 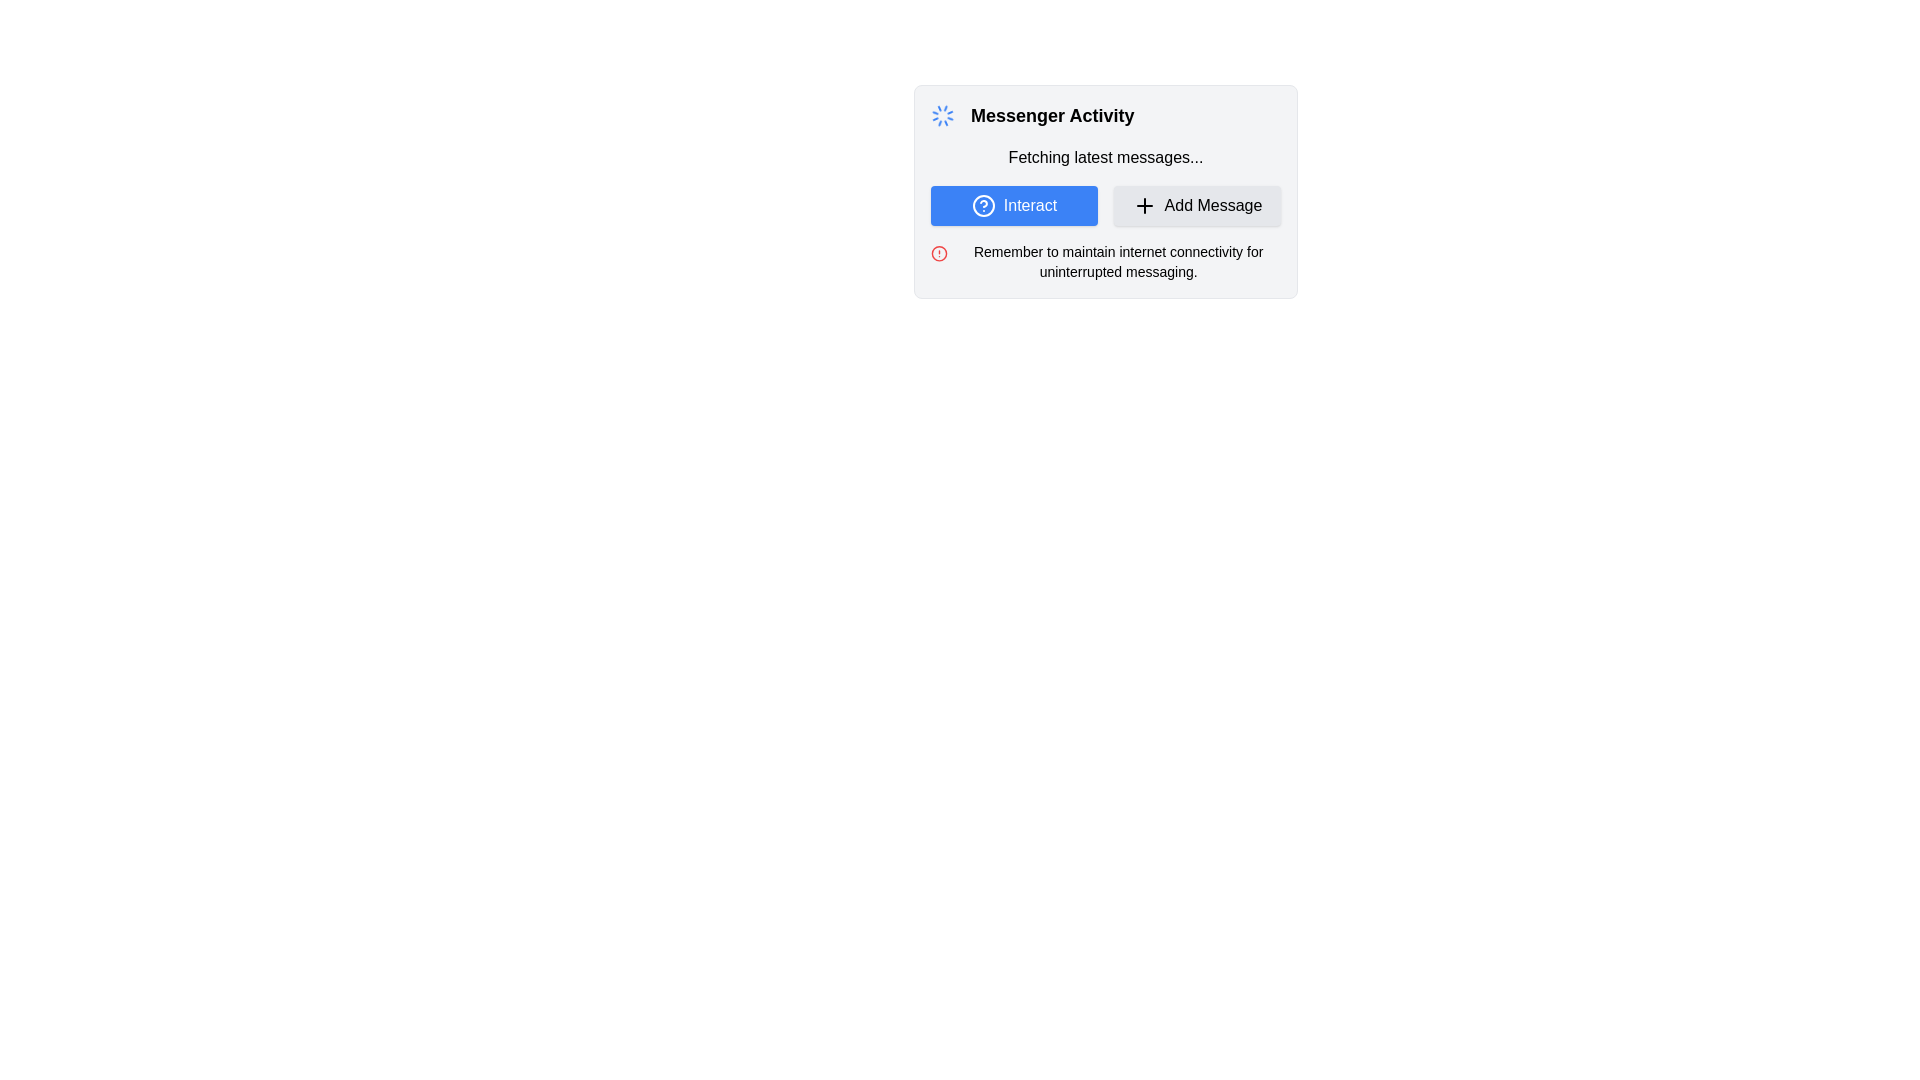 I want to click on informative message with an alert icon located at the bottom of the 'Messenger Activity' section, below the 'Interact' and 'Add Message' buttons, so click(x=1104, y=261).